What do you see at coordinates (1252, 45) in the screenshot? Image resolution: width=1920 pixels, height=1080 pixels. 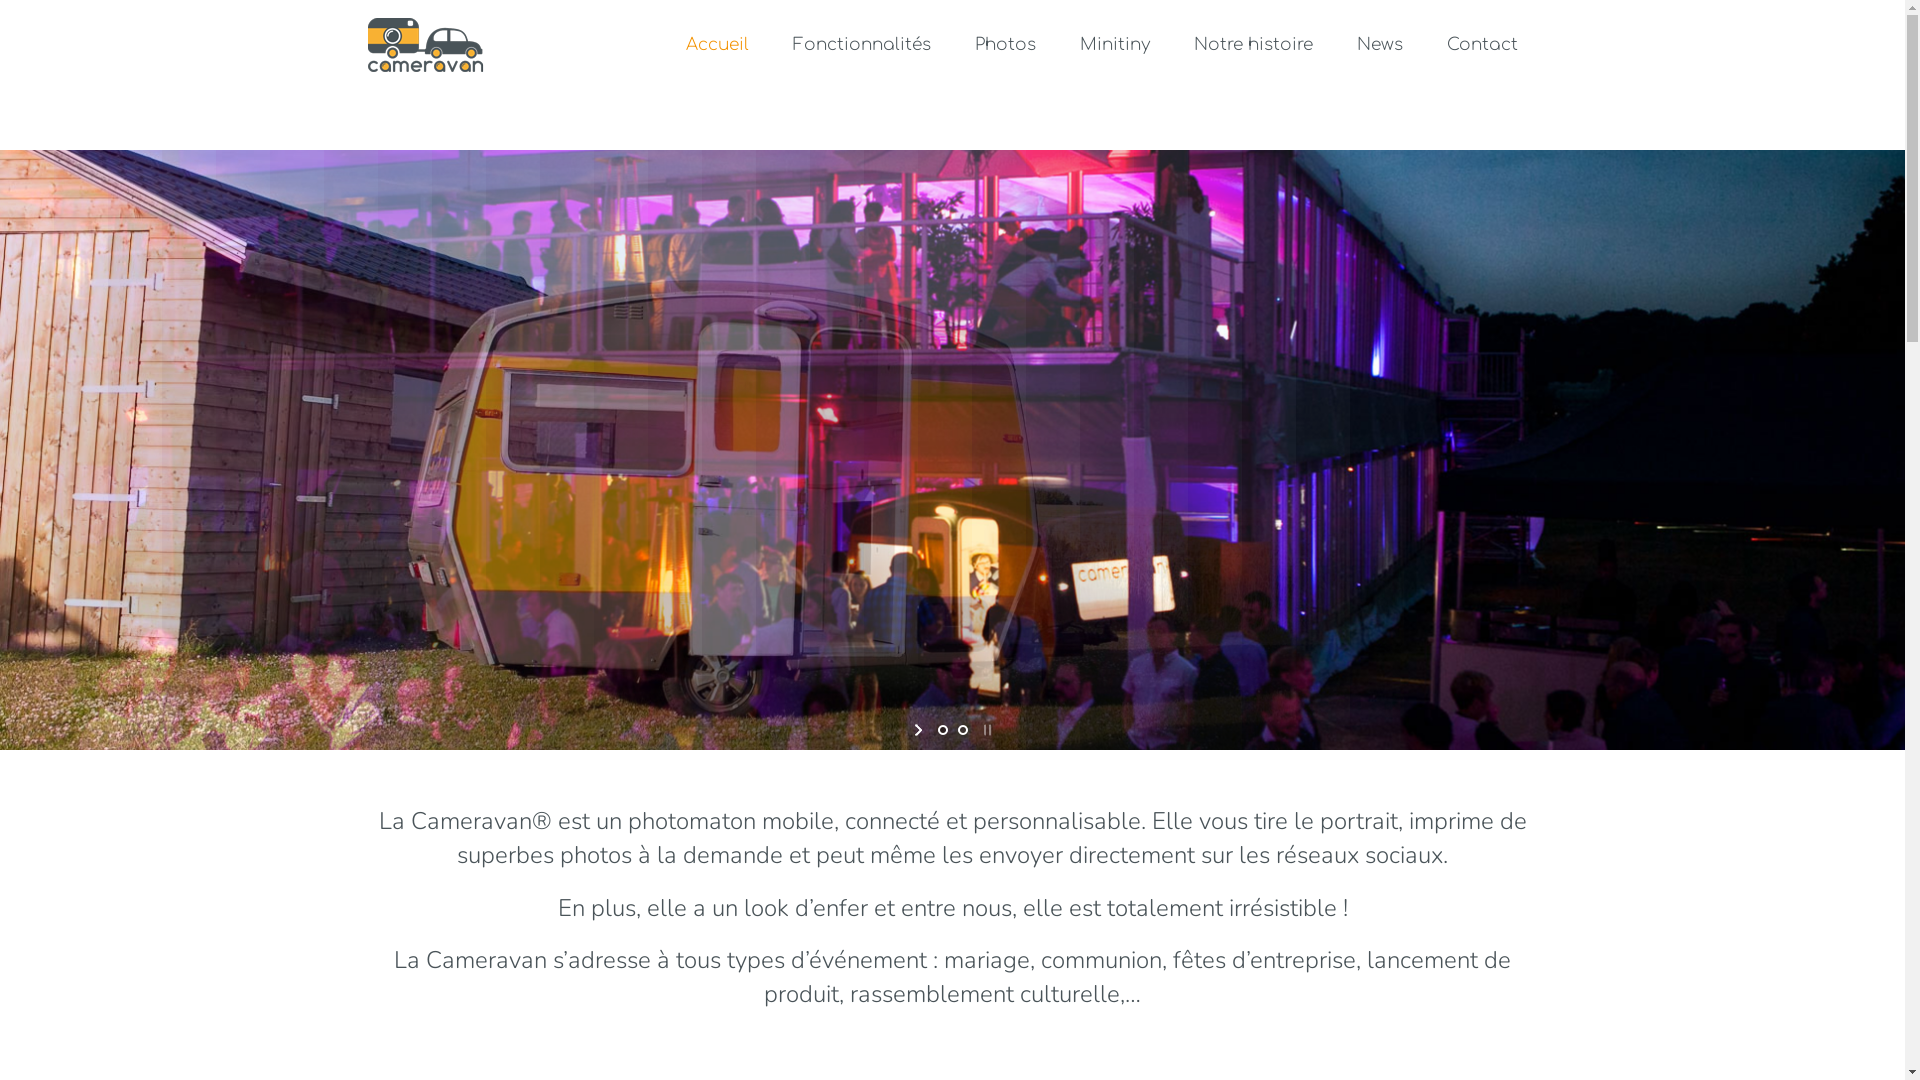 I see `'Notre histoire'` at bounding box center [1252, 45].